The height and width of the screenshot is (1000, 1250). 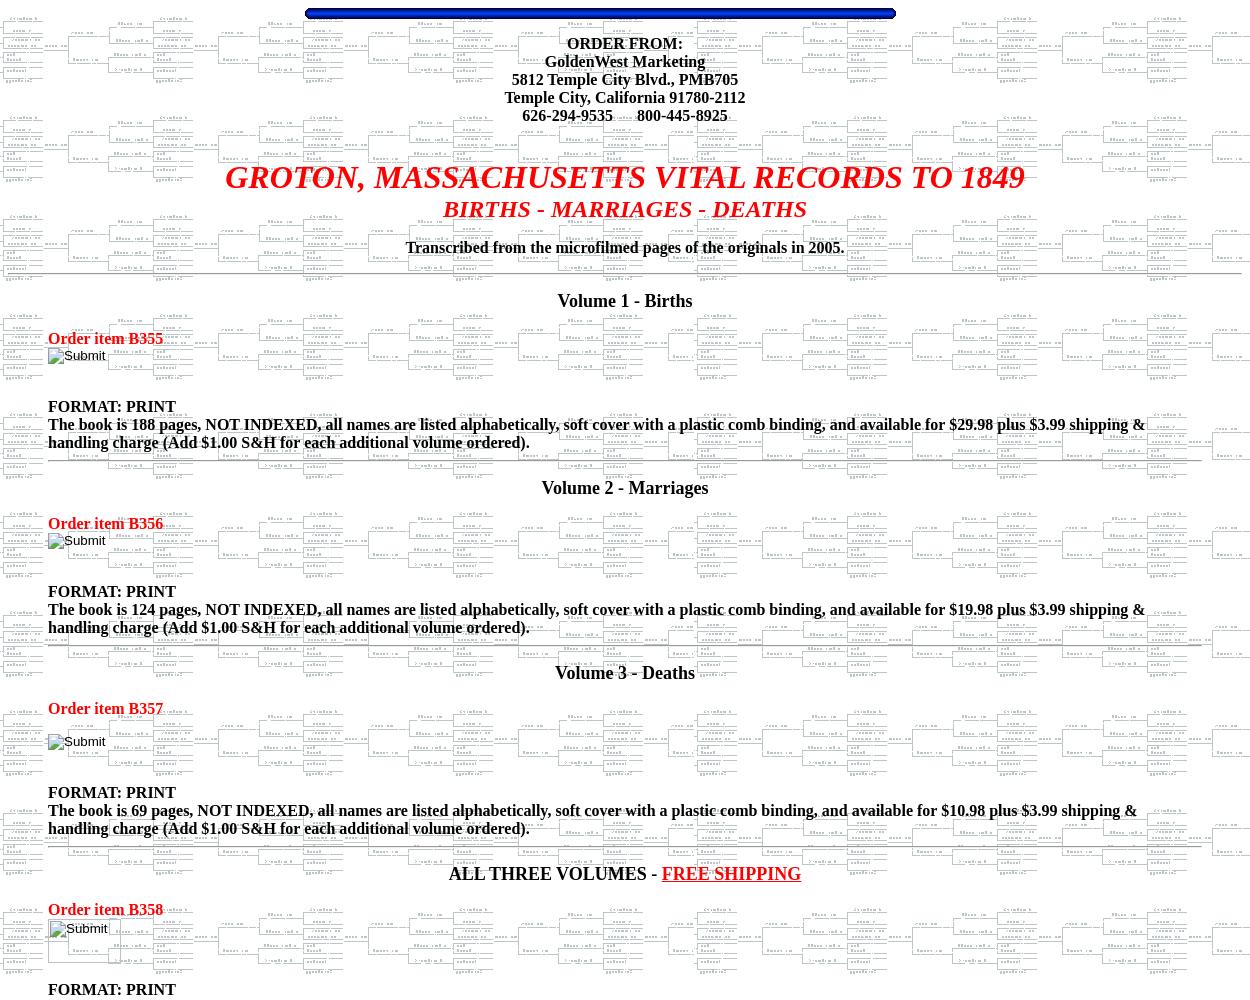 I want to click on 'The book is 69 pages, NOT INDEXED, all names are listed alphabetically, soft cover with a plastic comb binding, and available for
$10.98 plus $3.99 shipping & handling charge (Add $1.00 S&H for each additional volume ordered).', so click(x=591, y=818).